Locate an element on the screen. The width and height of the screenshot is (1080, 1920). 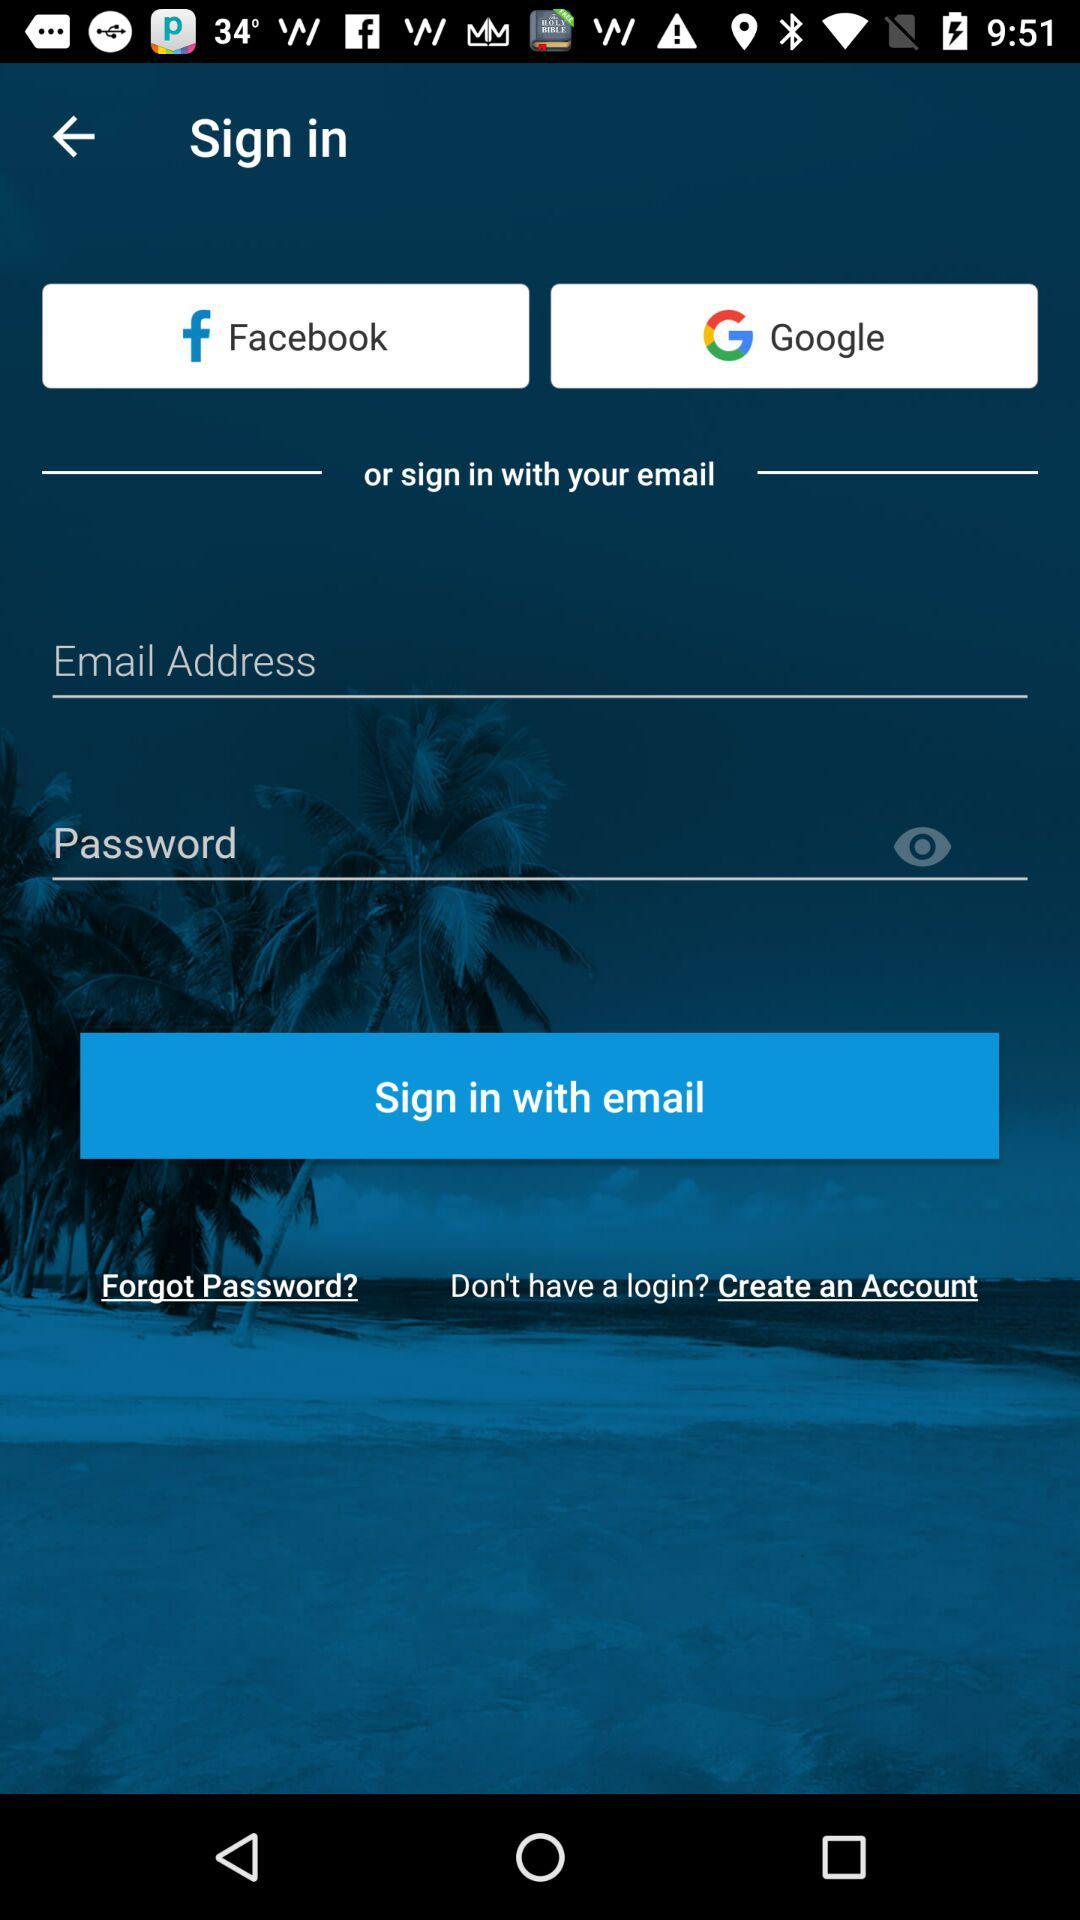
input email address is located at coordinates (540, 662).